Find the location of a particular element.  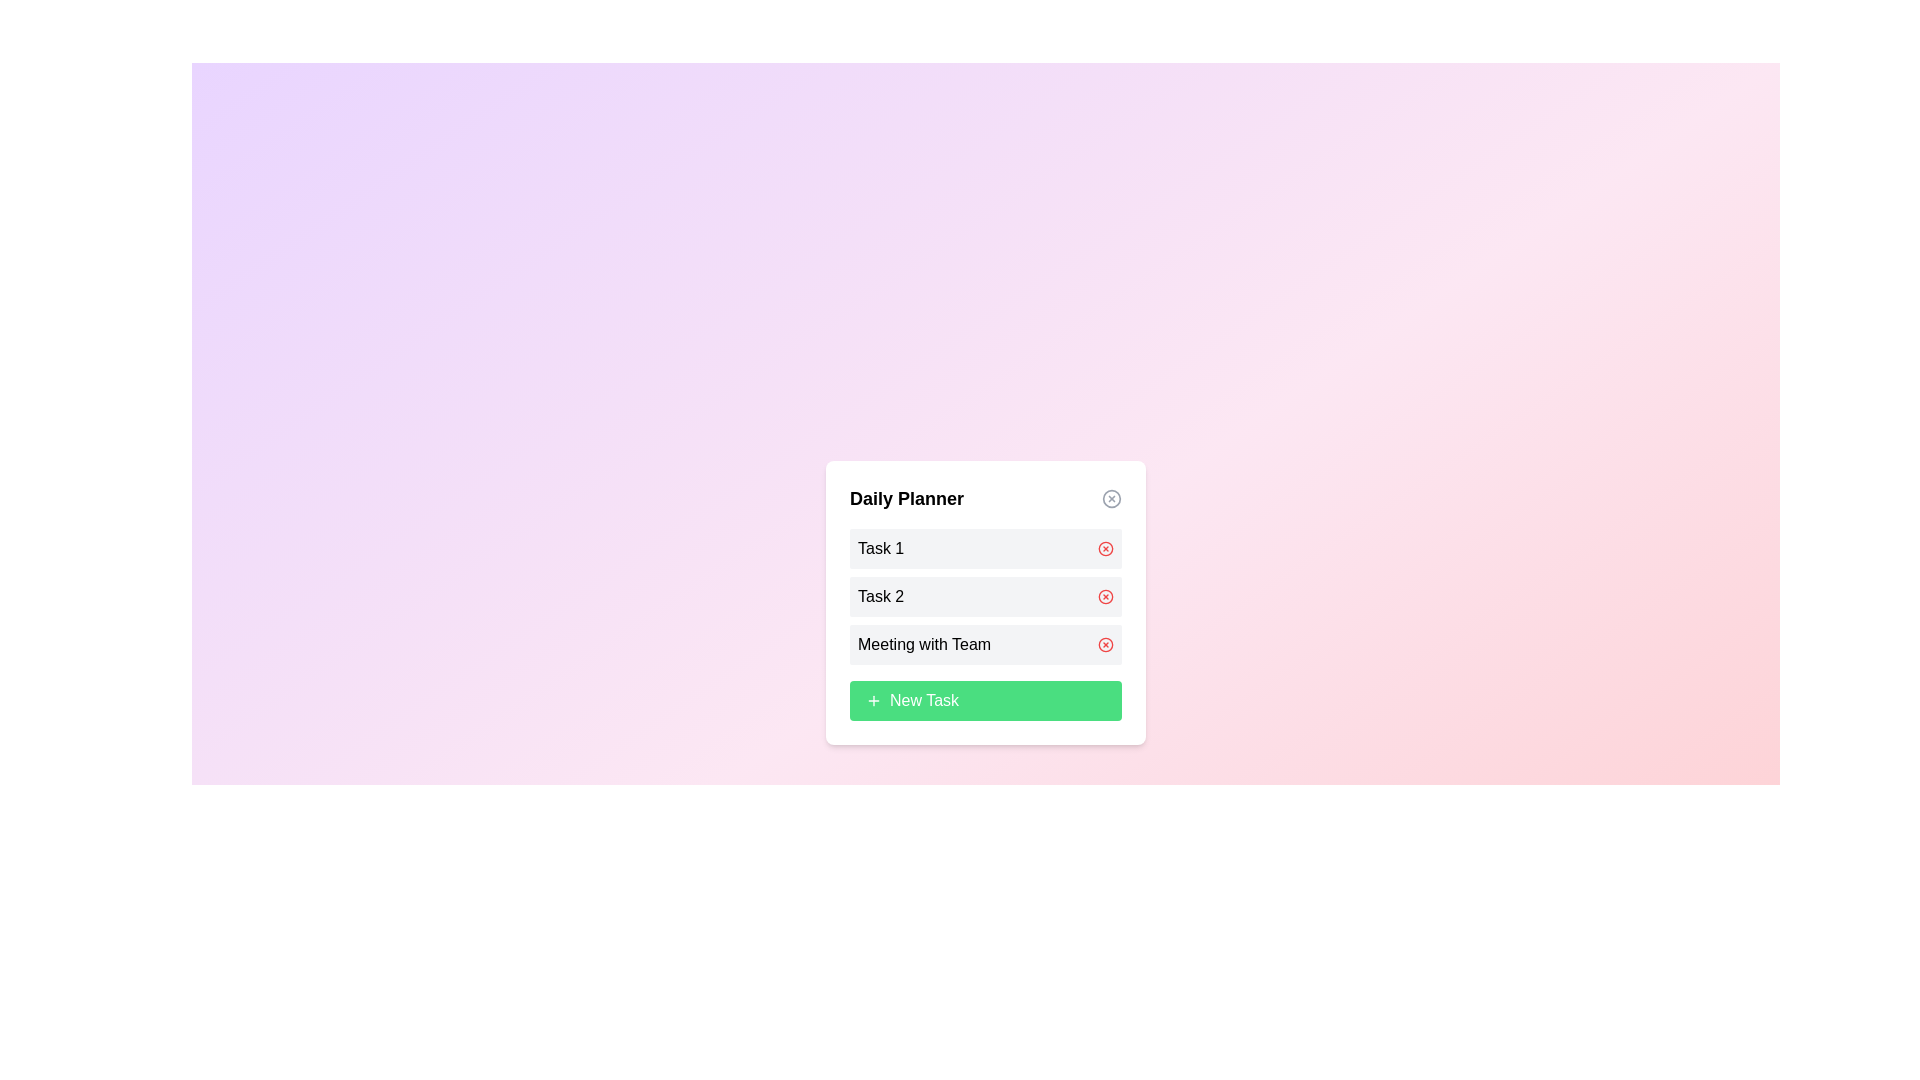

the task labeled 'Task 1' by clicking its associated delete button is located at coordinates (1104, 548).